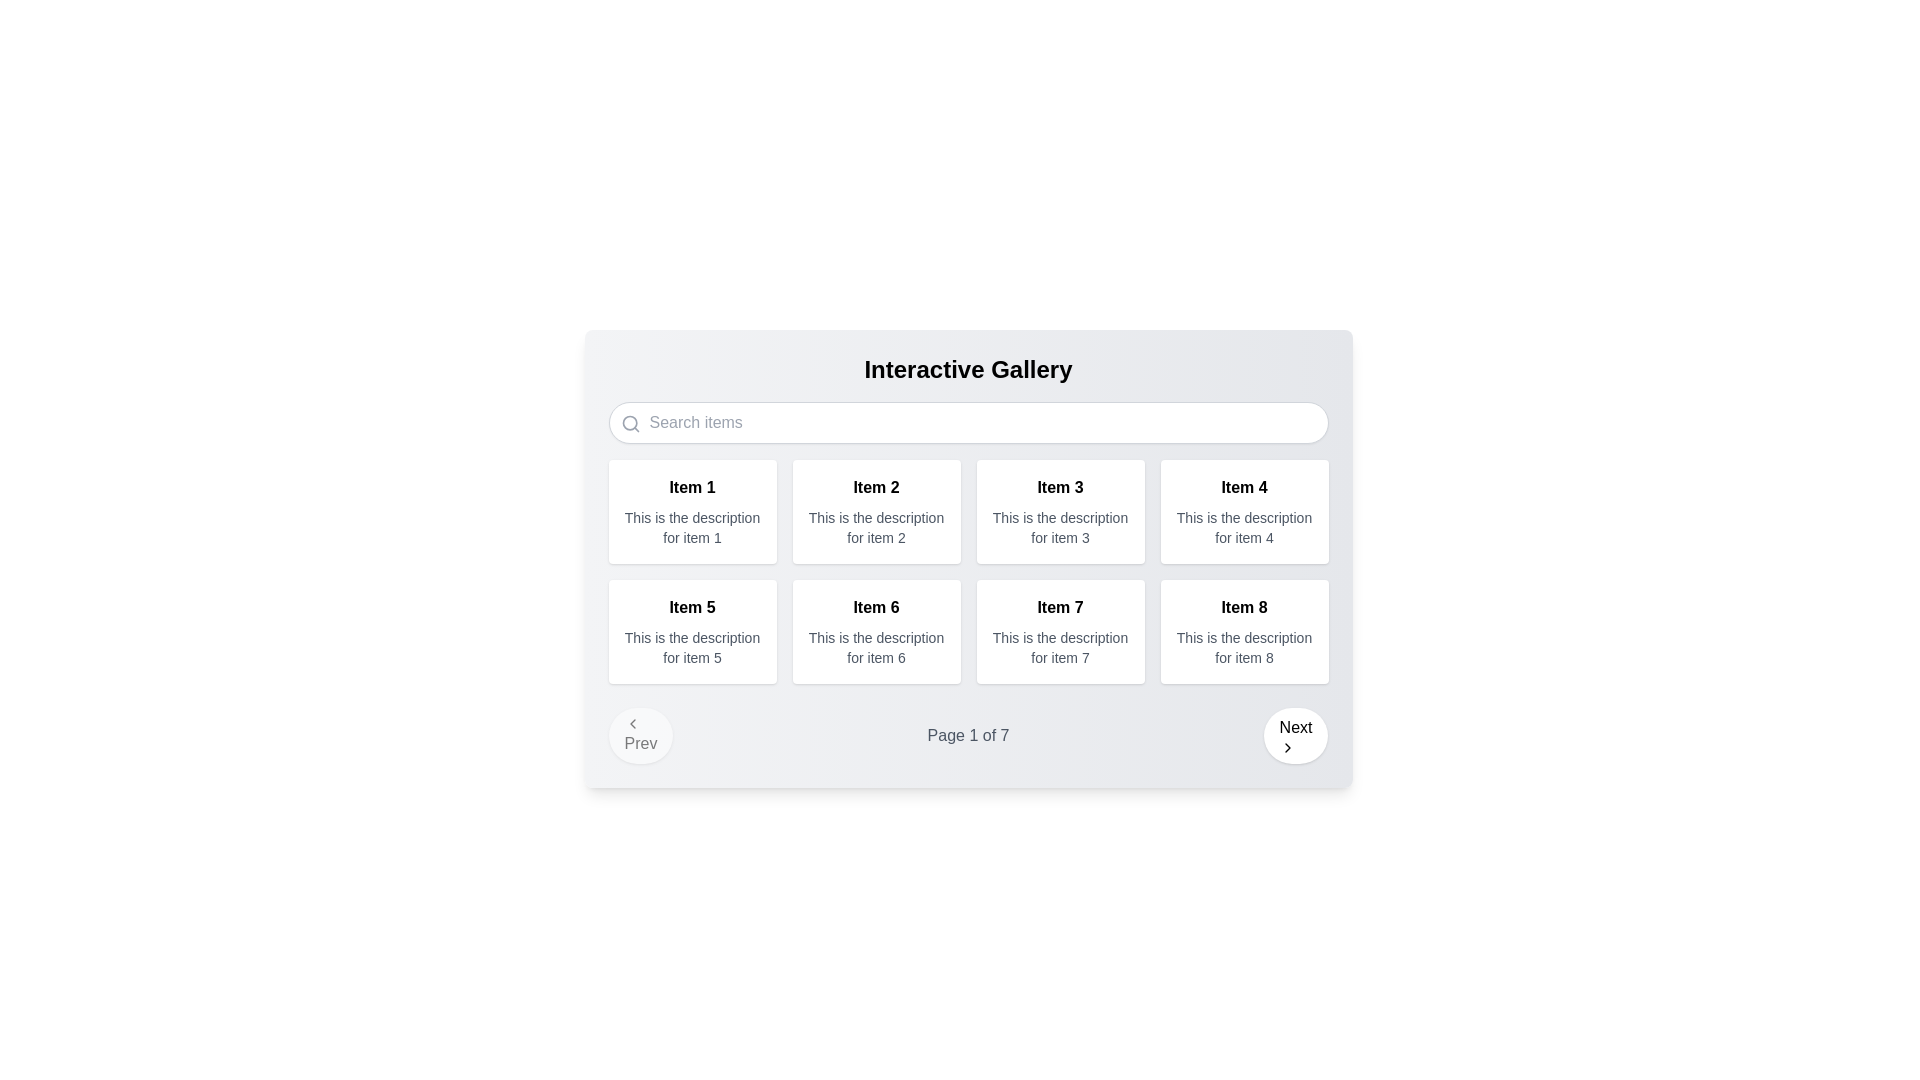  I want to click on the indicator icon located on the right side of the 'Next' button at the bottom-right corner of the interface to observe any hover effects, so click(1287, 748).